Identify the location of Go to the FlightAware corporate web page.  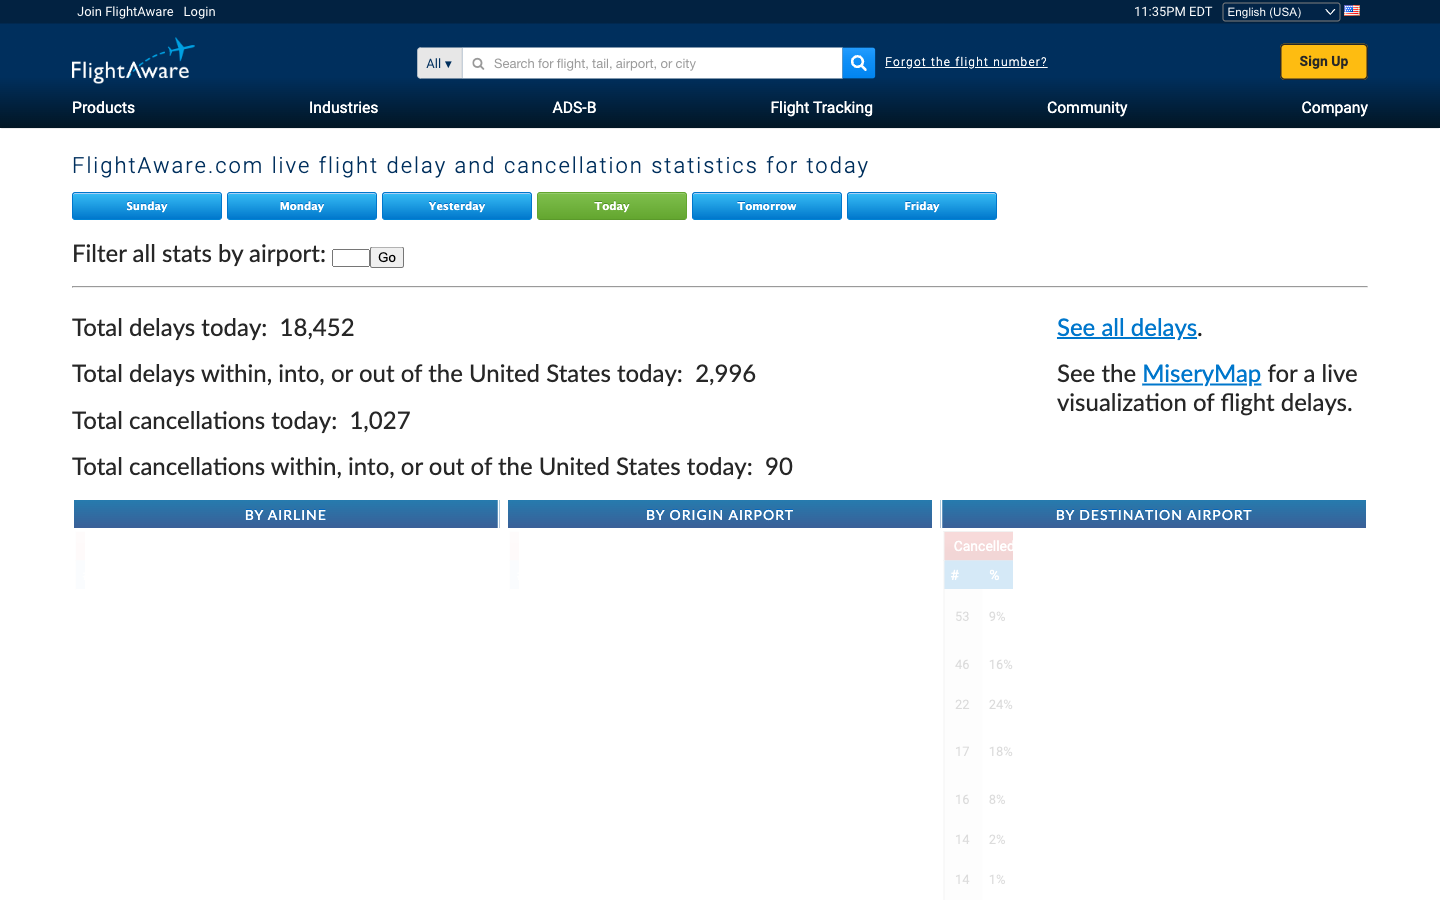
(1333, 104).